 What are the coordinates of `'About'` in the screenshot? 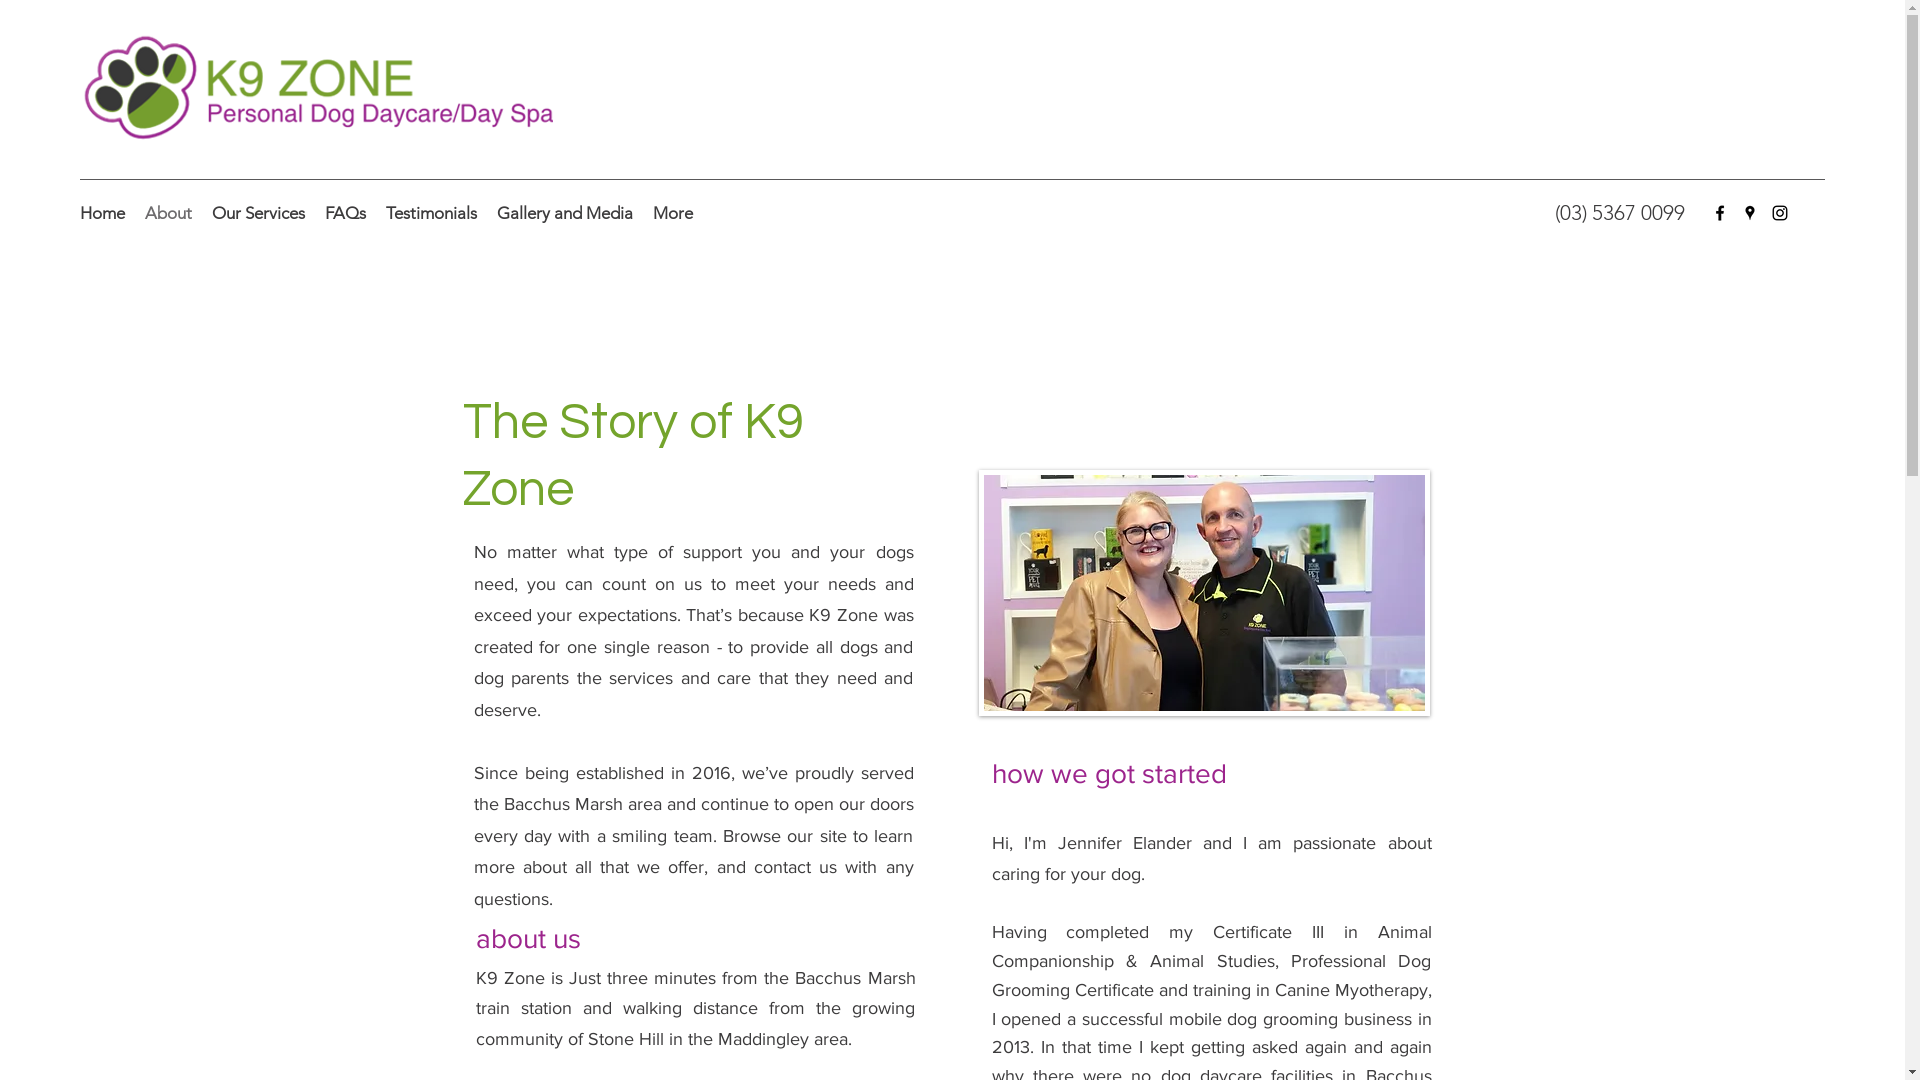 It's located at (133, 212).